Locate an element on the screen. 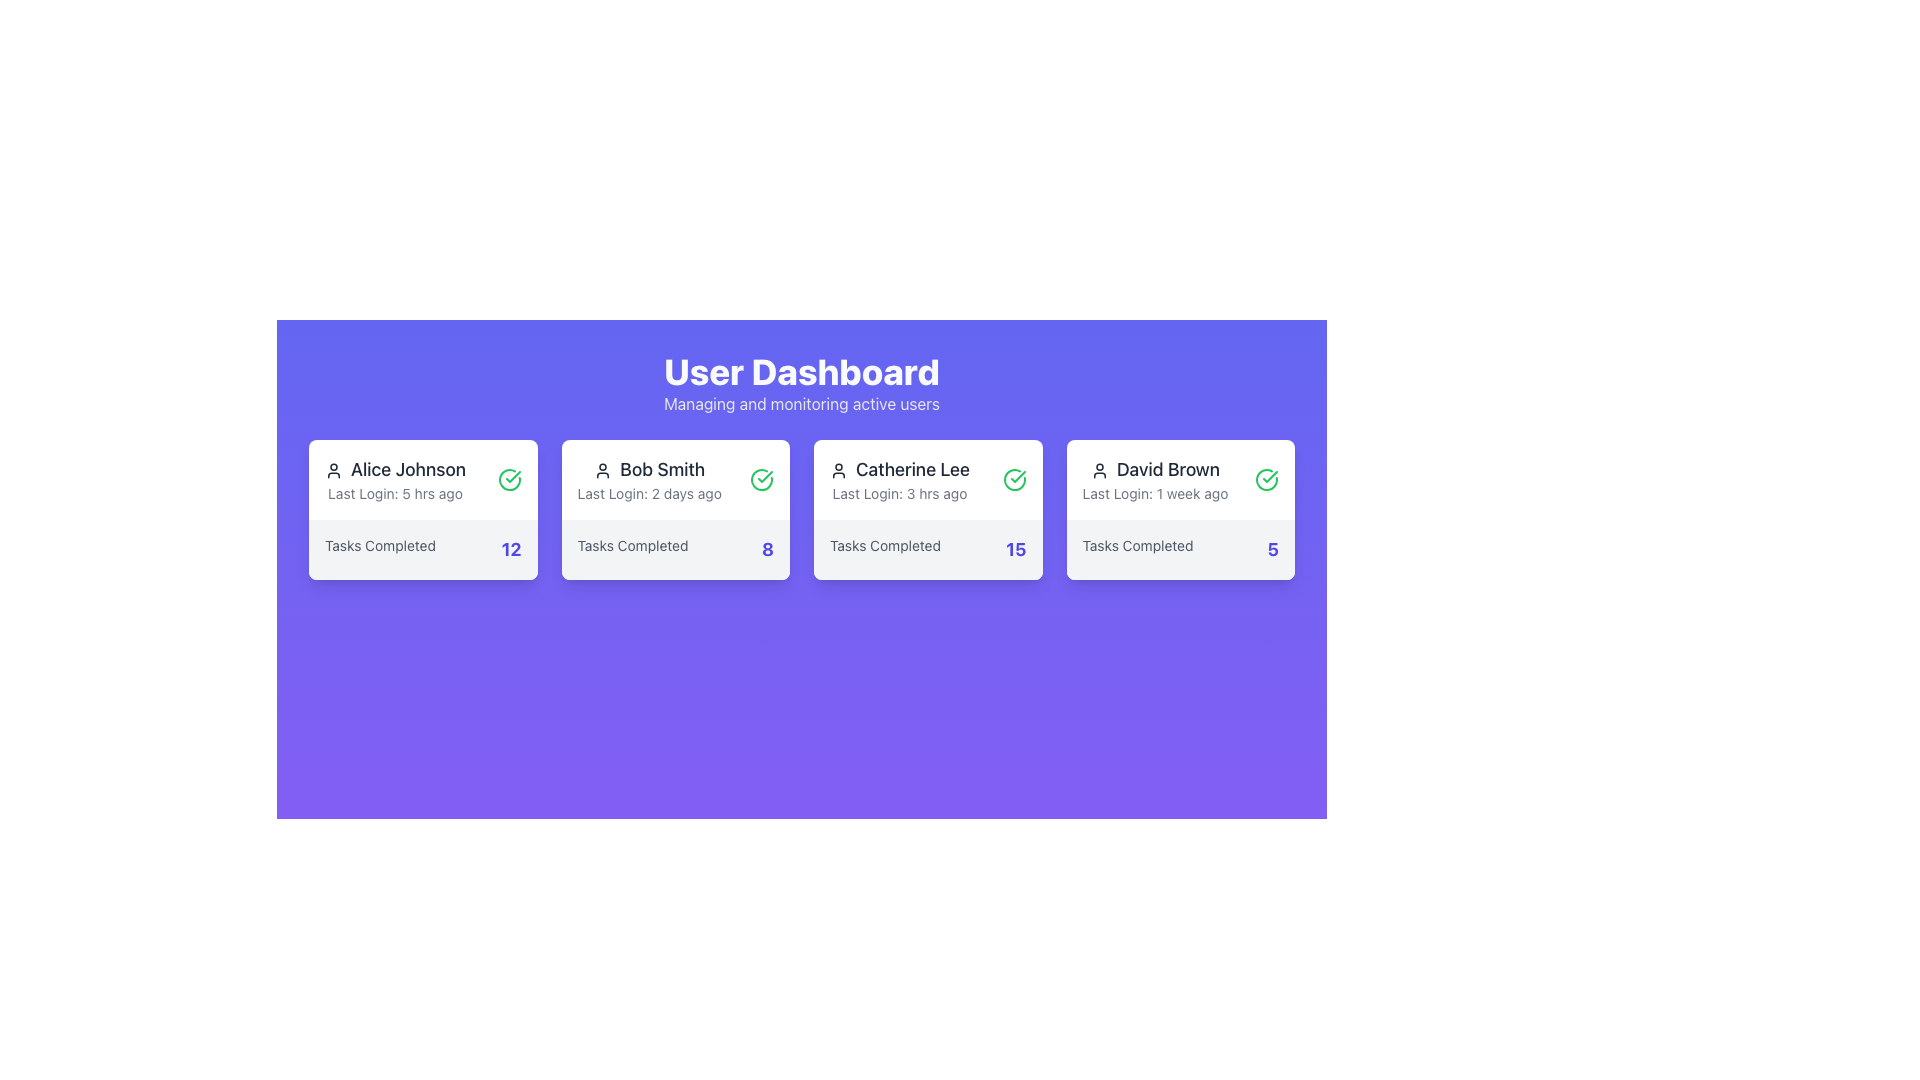  the status icon located in the top-right corner of the card labeled 'Catherine Lee', which indicates the user's availability or status is located at coordinates (1014, 479).